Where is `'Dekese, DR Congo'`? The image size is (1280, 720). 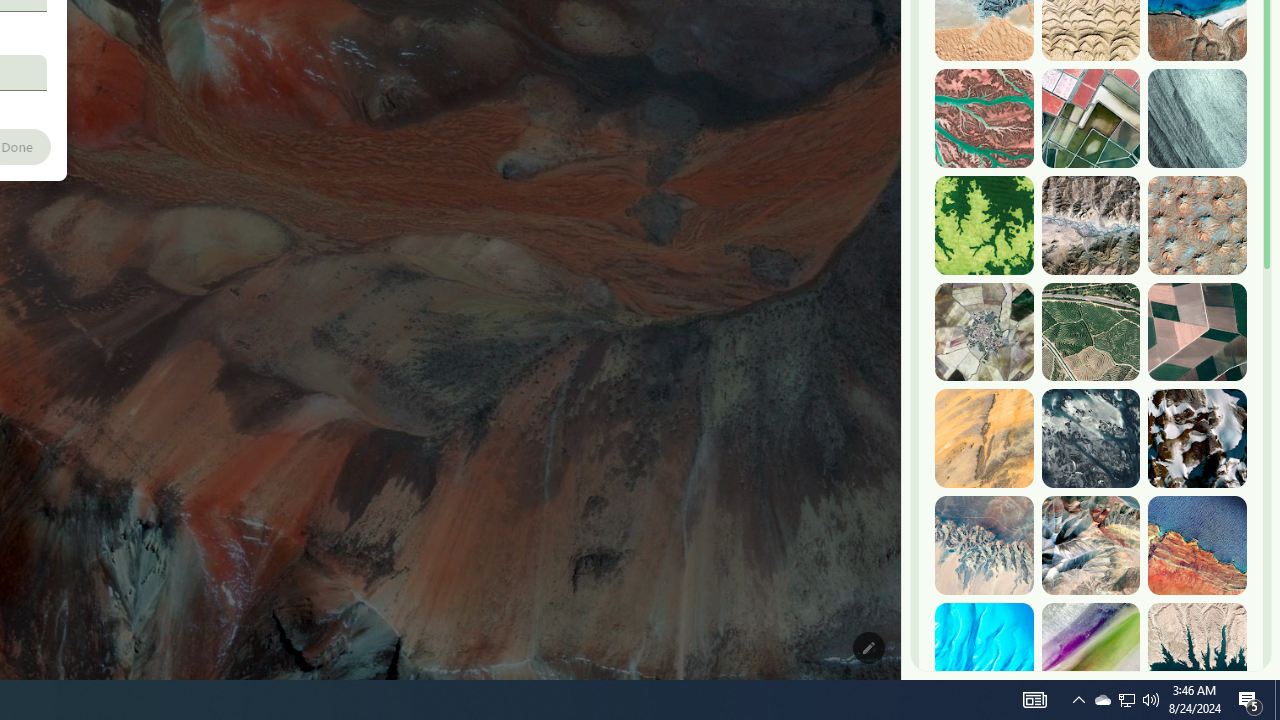 'Dekese, DR Congo' is located at coordinates (984, 225).